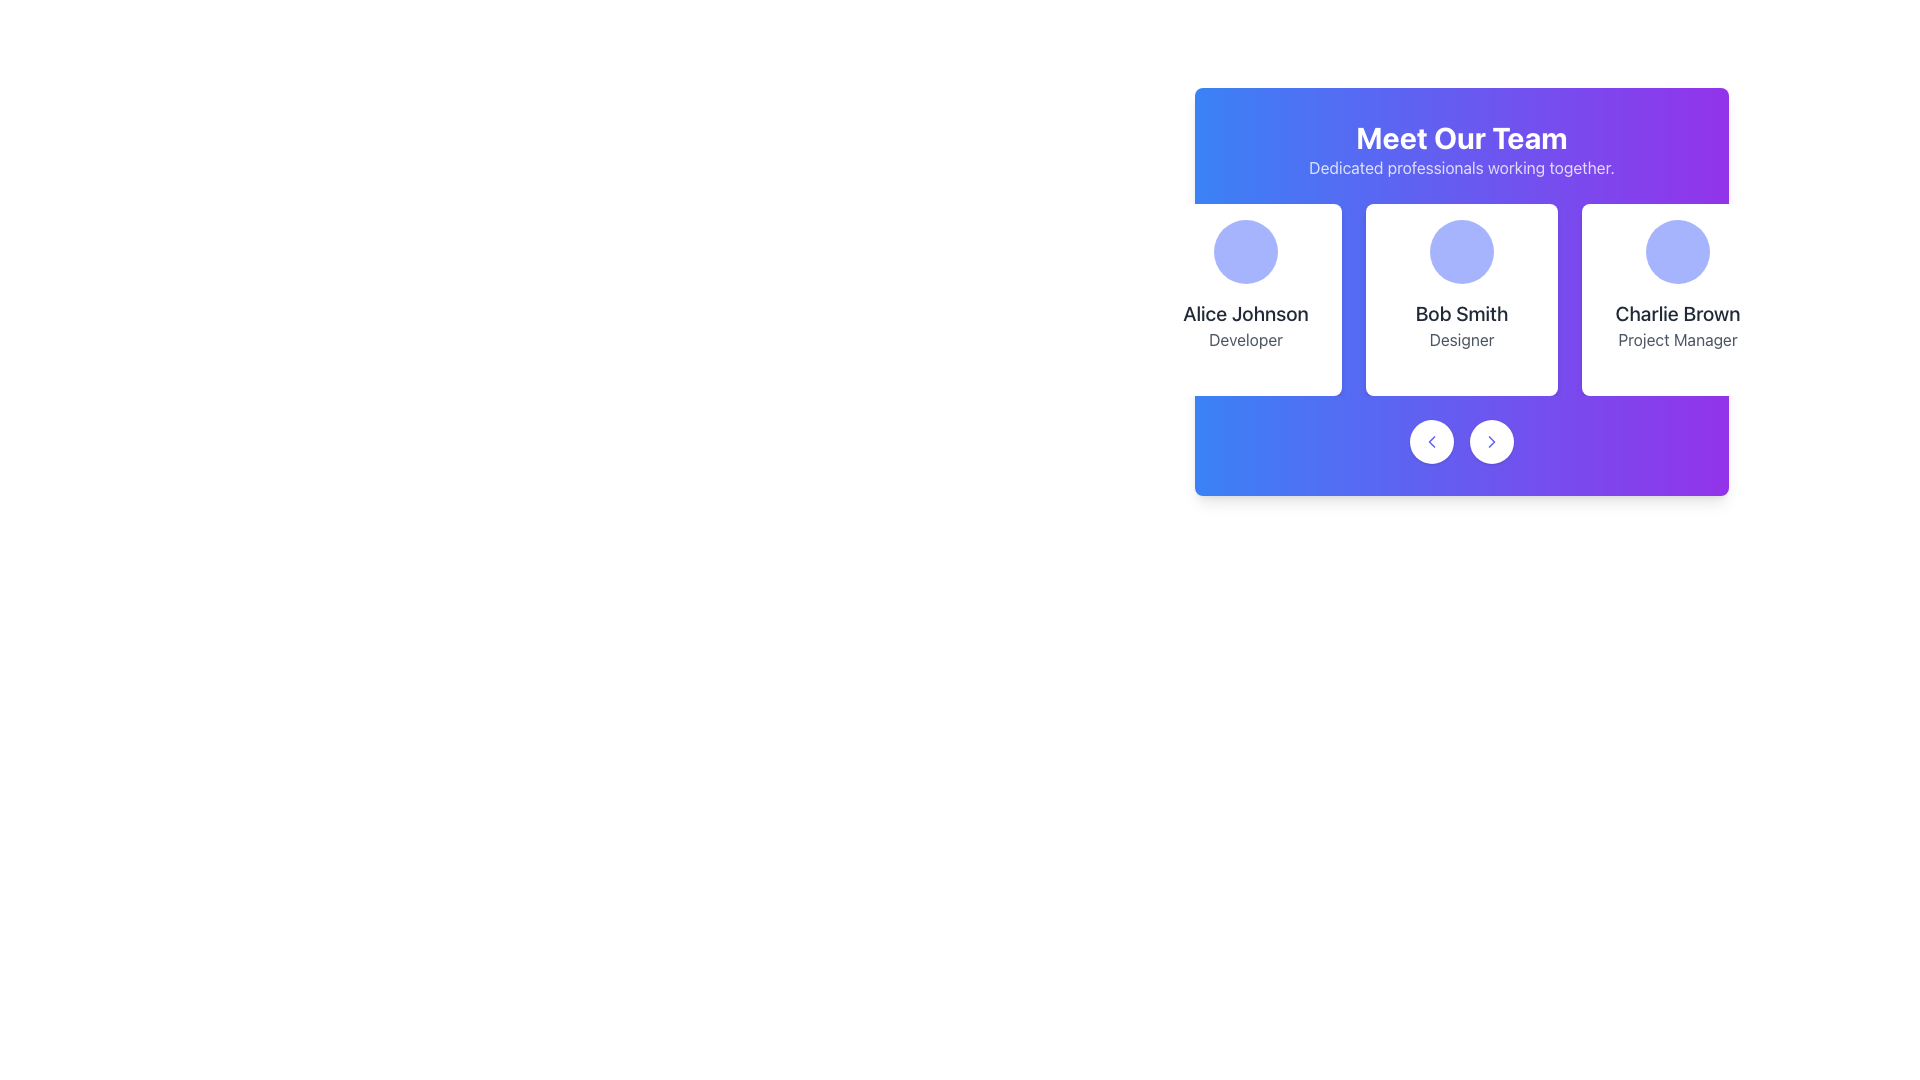 This screenshot has height=1080, width=1920. I want to click on the next item in the carousel by interacting with the forward navigation button located at the lower section of the component, positioned to the right of the left-facing chevron button, so click(1492, 441).